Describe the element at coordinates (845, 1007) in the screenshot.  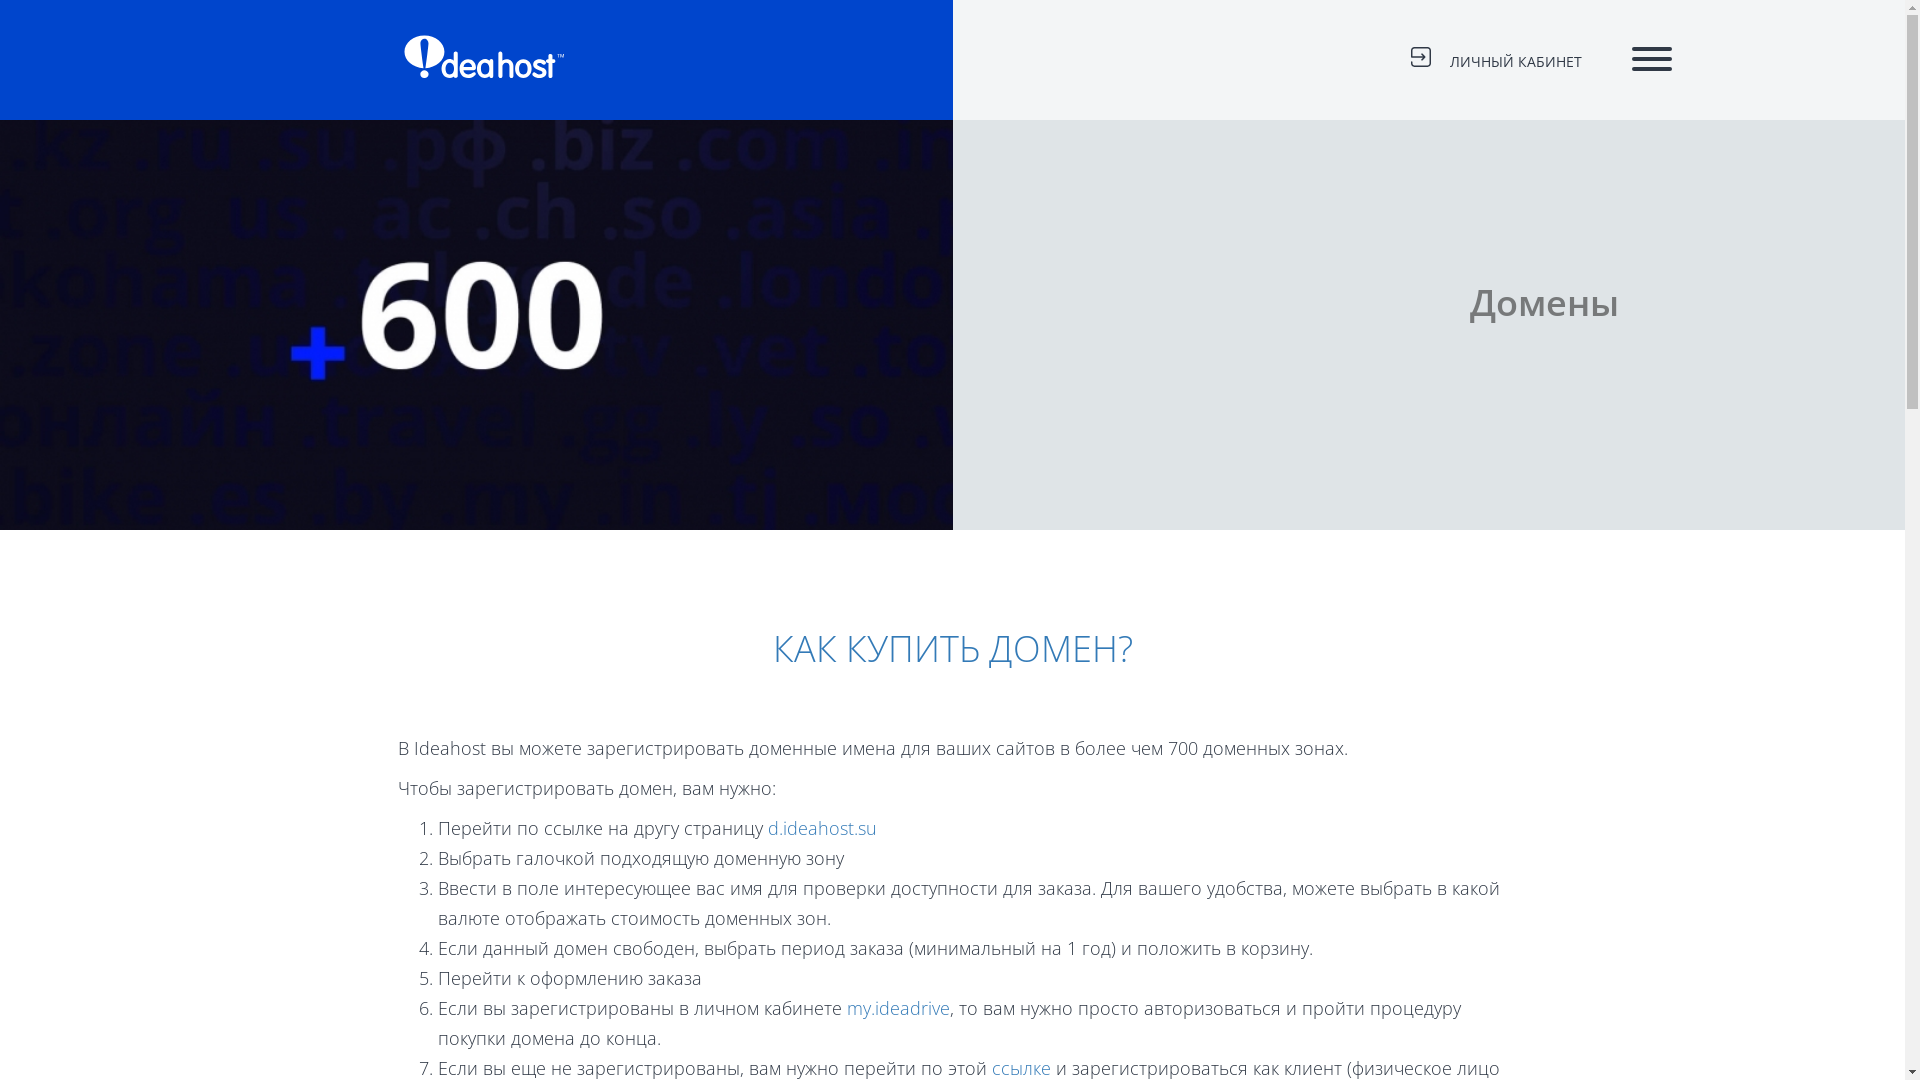
I see `'my.ideadrive'` at that location.